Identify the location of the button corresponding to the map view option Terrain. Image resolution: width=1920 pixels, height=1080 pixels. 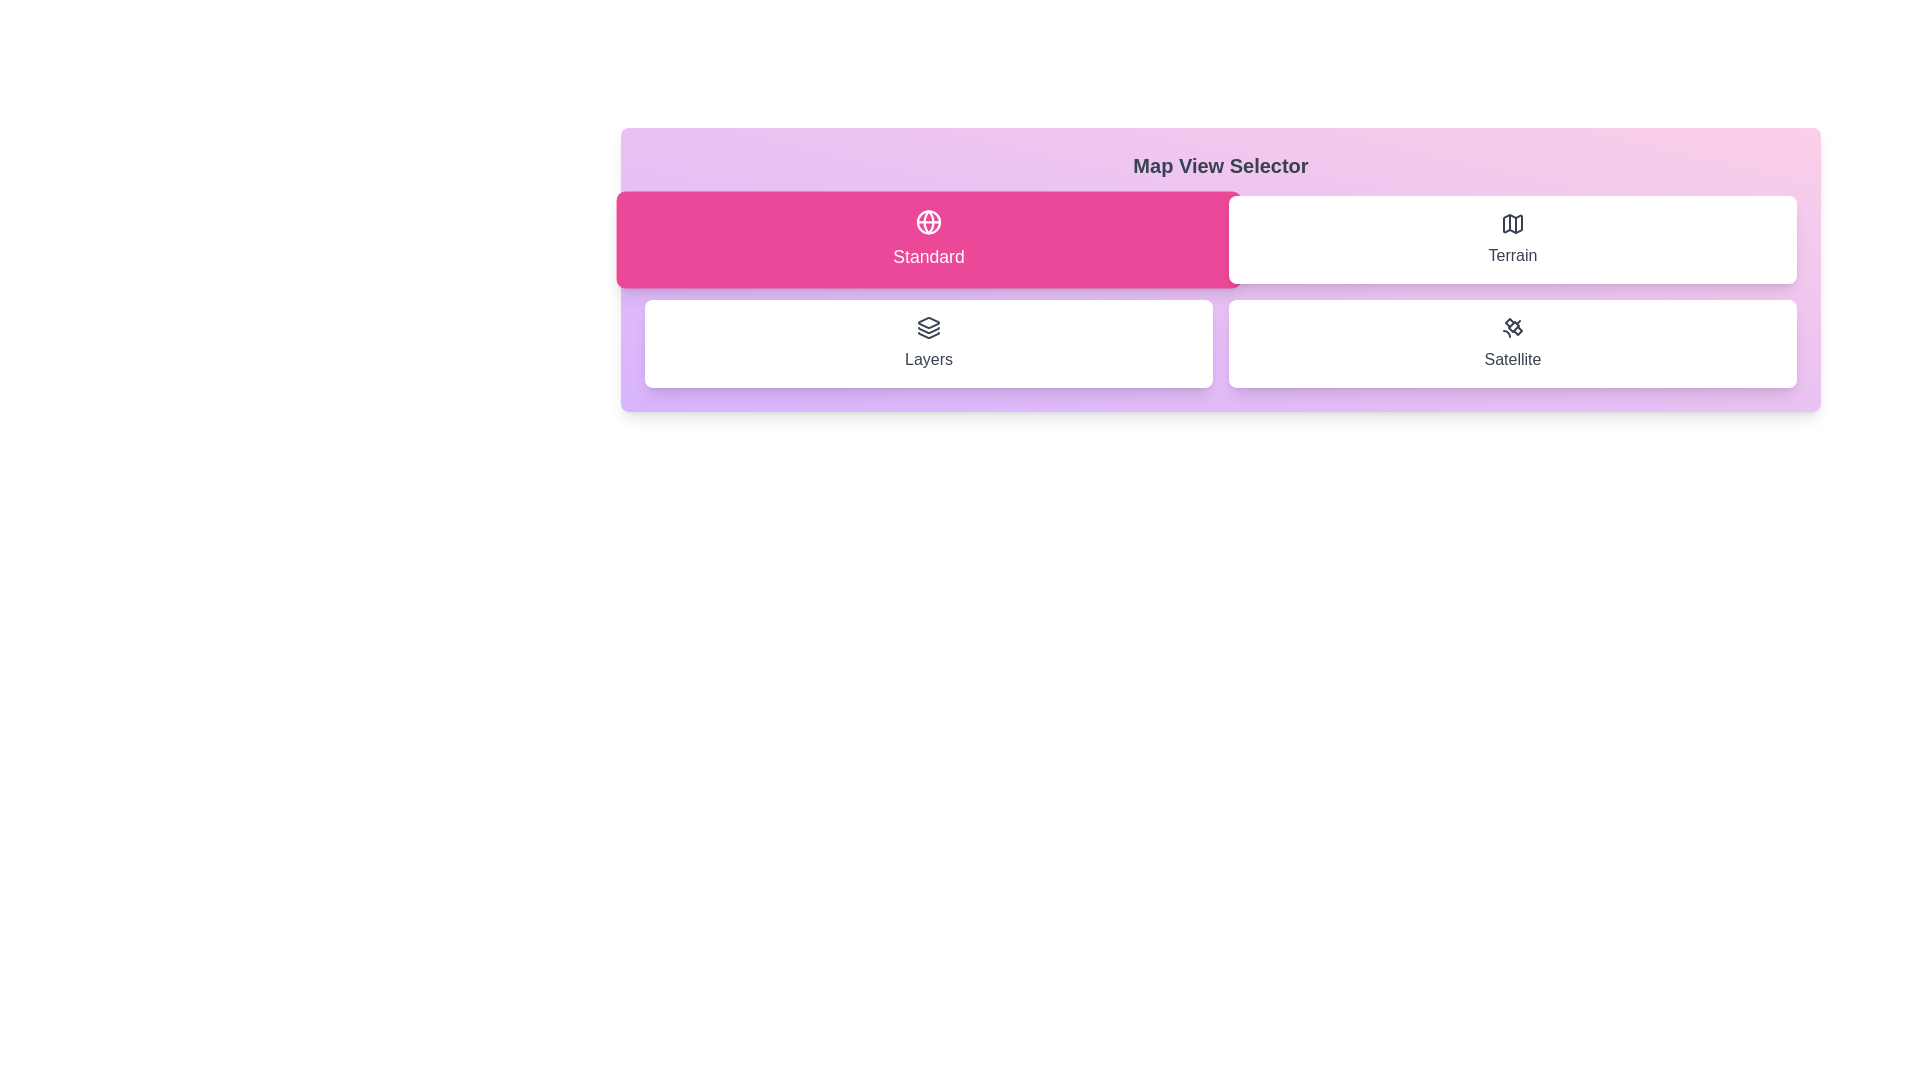
(1512, 238).